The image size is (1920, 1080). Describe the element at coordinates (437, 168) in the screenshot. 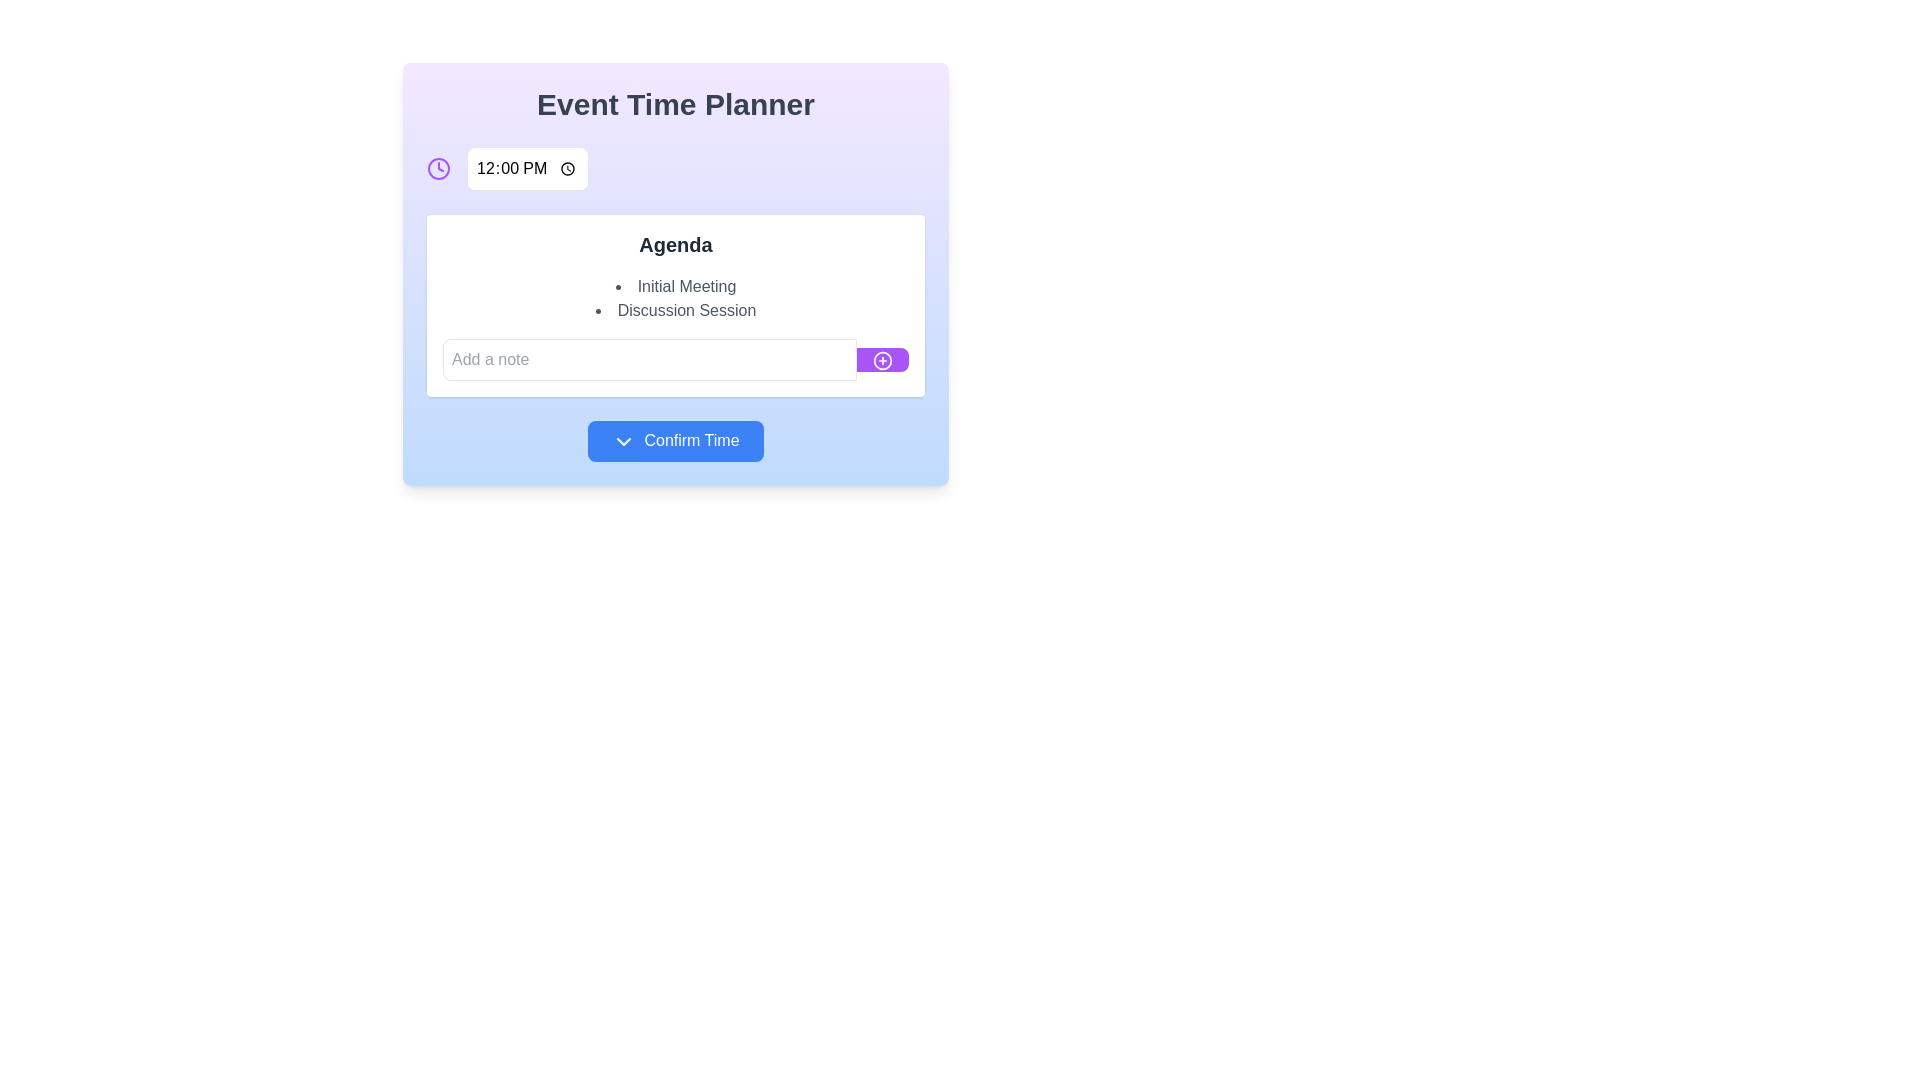

I see `the circular graphical icon component representing a clock face, which is located in the upper left section of the modal interface next to the time display field showing '12:00 PM'` at that location.